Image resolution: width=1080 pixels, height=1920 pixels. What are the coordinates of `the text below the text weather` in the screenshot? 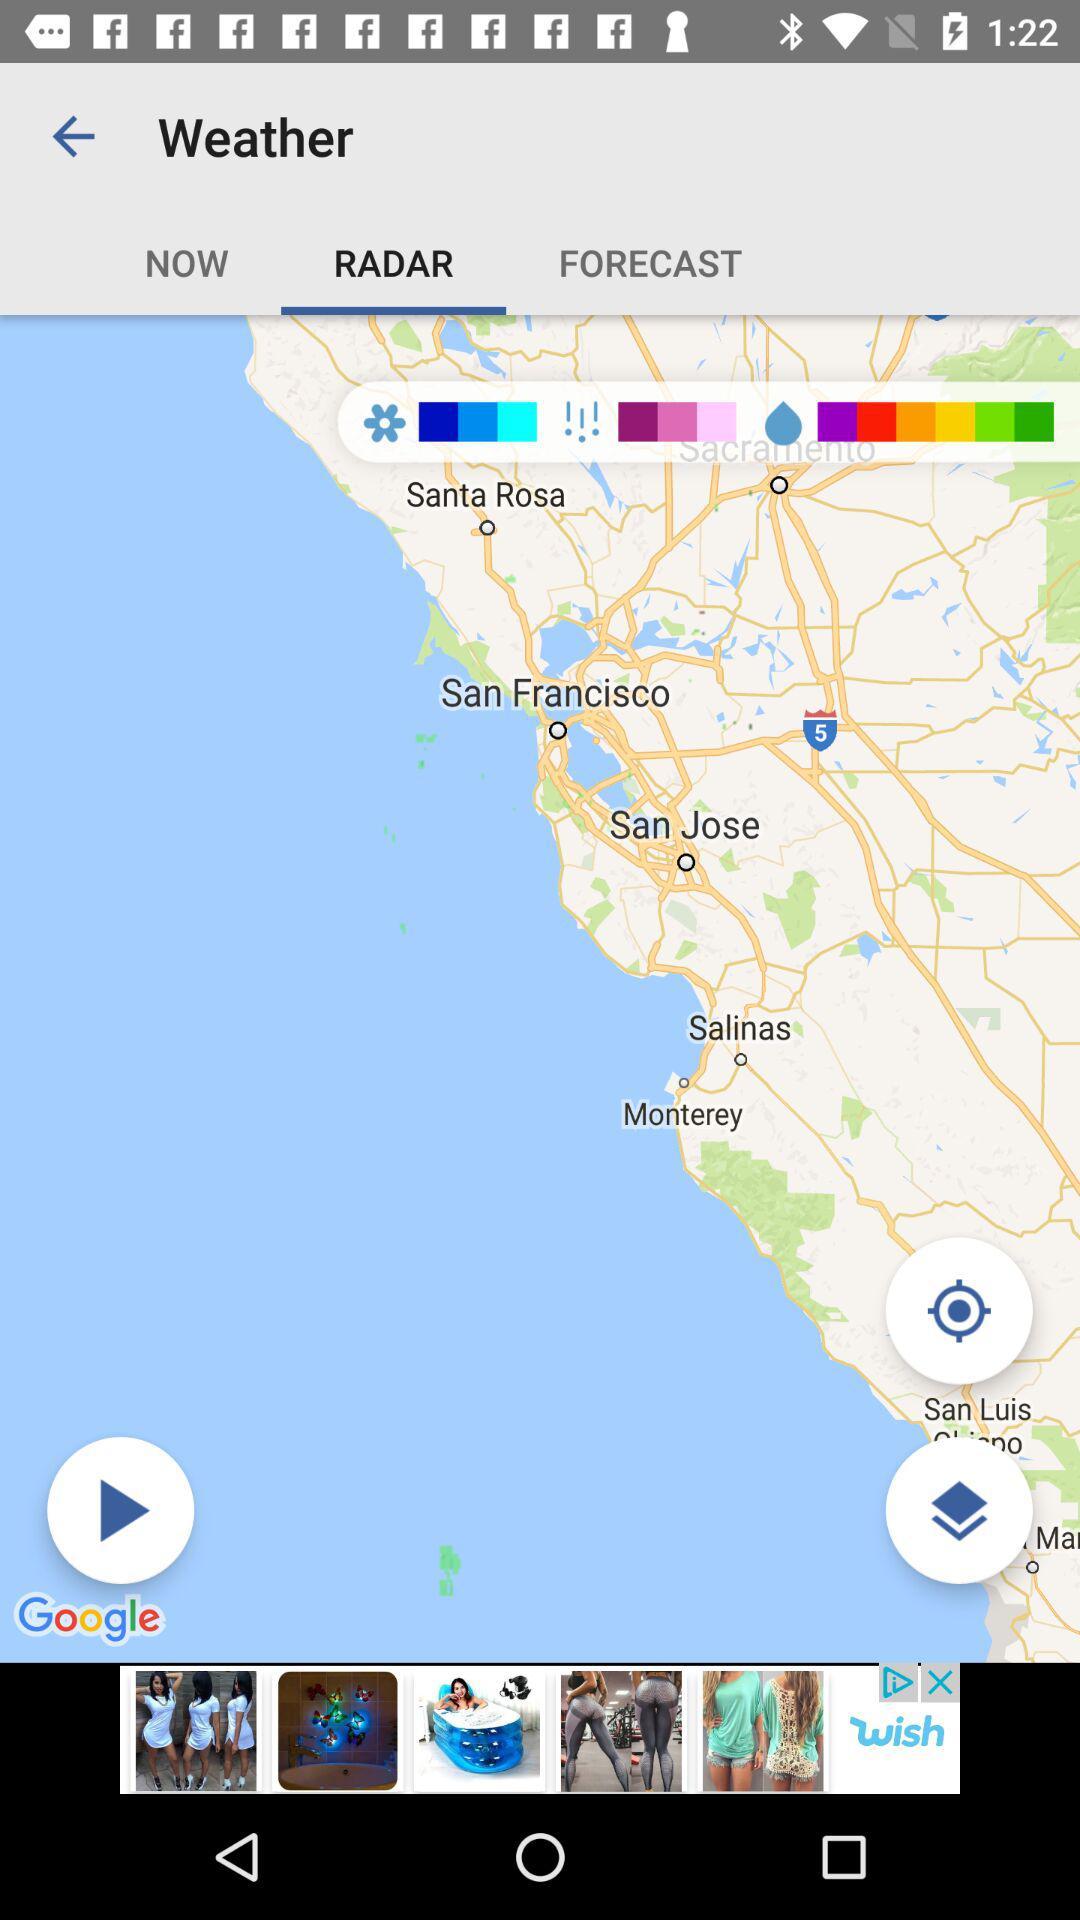 It's located at (585, 261).